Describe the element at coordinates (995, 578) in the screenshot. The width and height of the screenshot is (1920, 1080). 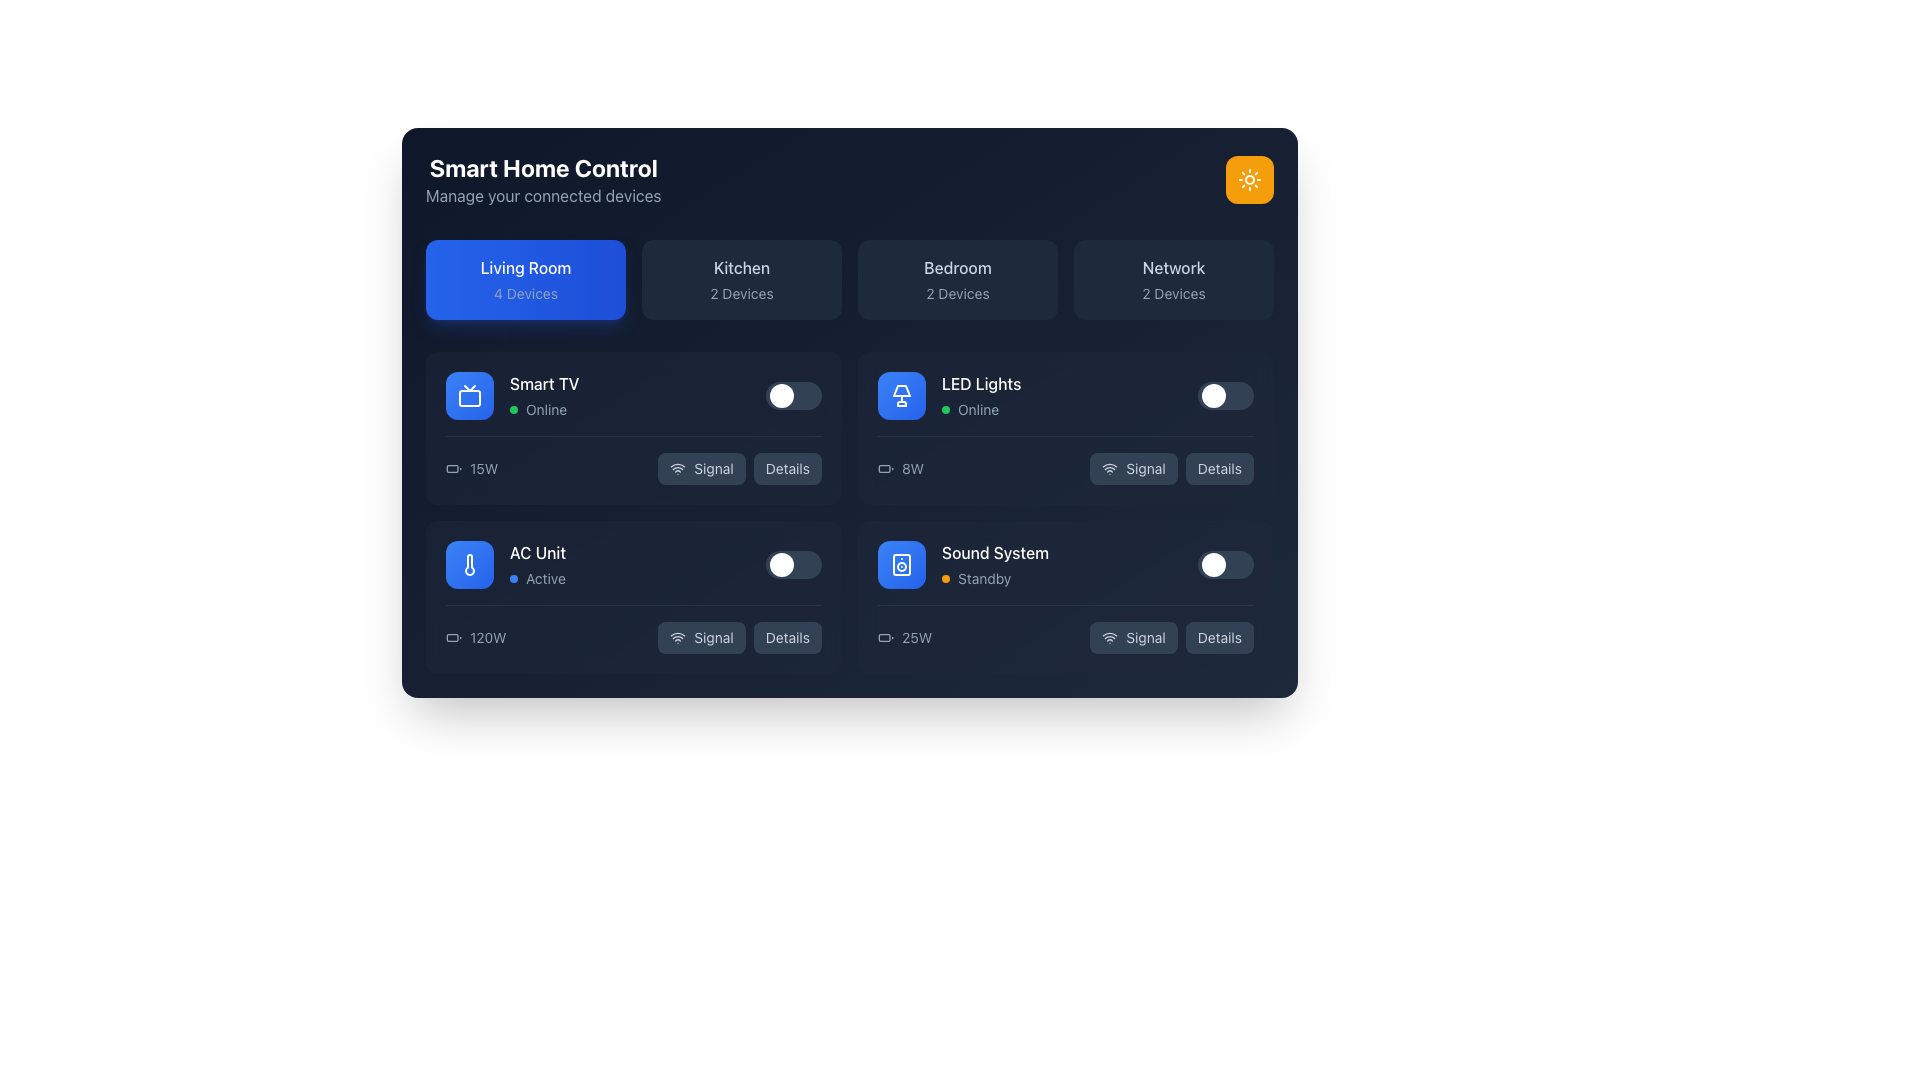
I see `status text displayed in the Status Label for the 'Sound System', located in the lower section of the 'Living Room' group, adjacent to the amber circular indicator` at that location.